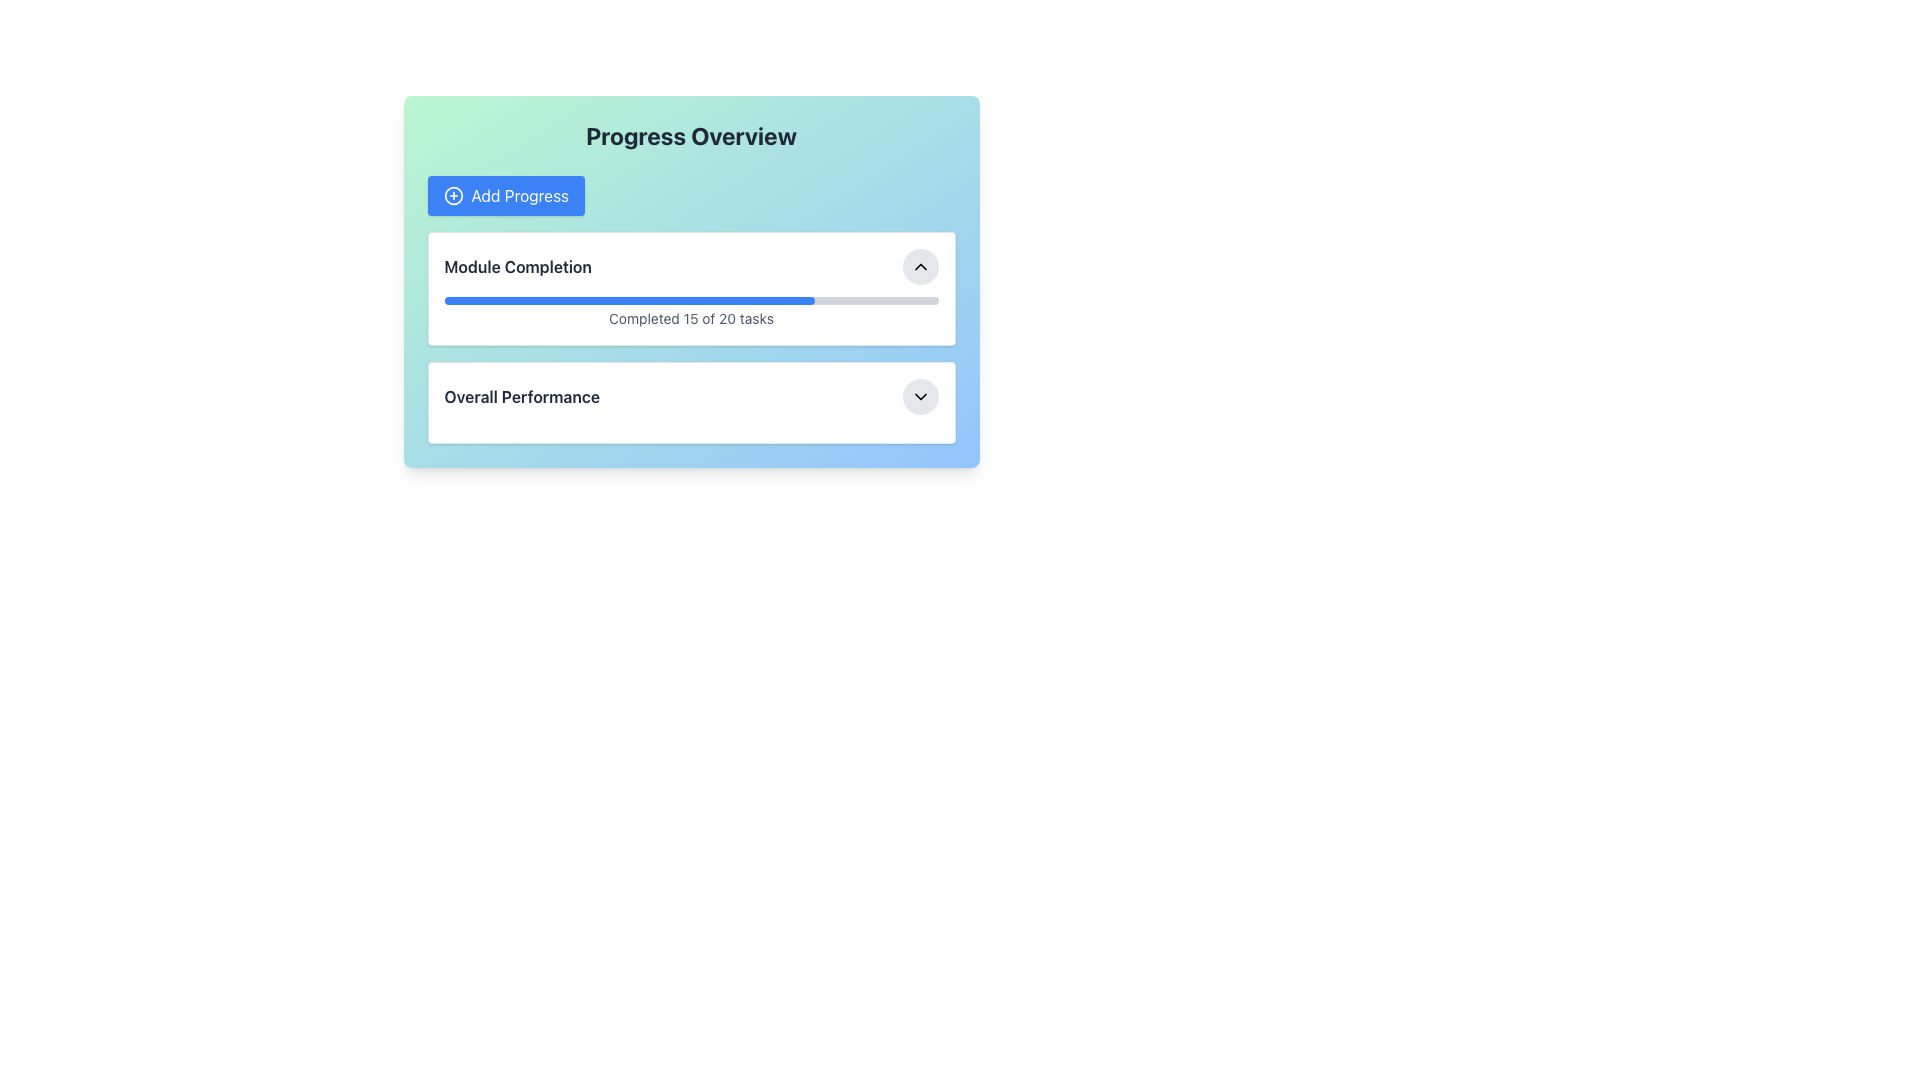 Image resolution: width=1920 pixels, height=1080 pixels. Describe the element at coordinates (691, 300) in the screenshot. I see `the progress represented by the horizontal progress bar located within the 'Module Completion' panel, above the text 'Completed 15 of 20 tasks'` at that location.